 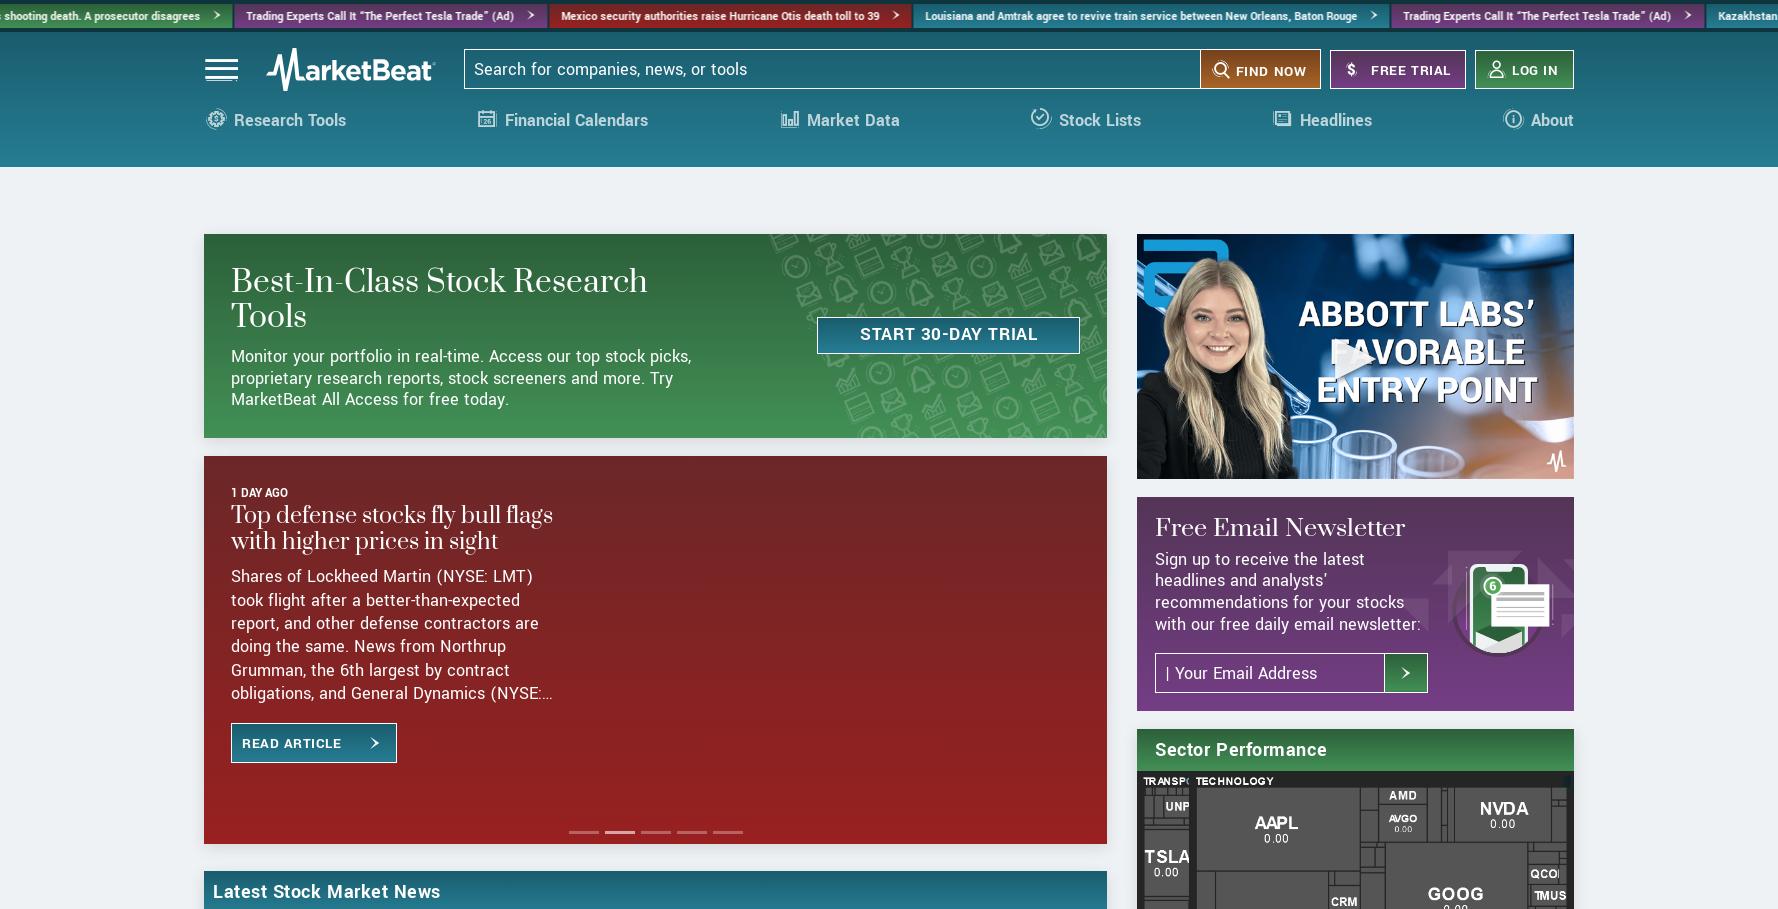 I want to click on 'Sign up to receive the latest headlines and analysts' recommendations for your stocks with our free daily email newsletter:', so click(x=1287, y=668).